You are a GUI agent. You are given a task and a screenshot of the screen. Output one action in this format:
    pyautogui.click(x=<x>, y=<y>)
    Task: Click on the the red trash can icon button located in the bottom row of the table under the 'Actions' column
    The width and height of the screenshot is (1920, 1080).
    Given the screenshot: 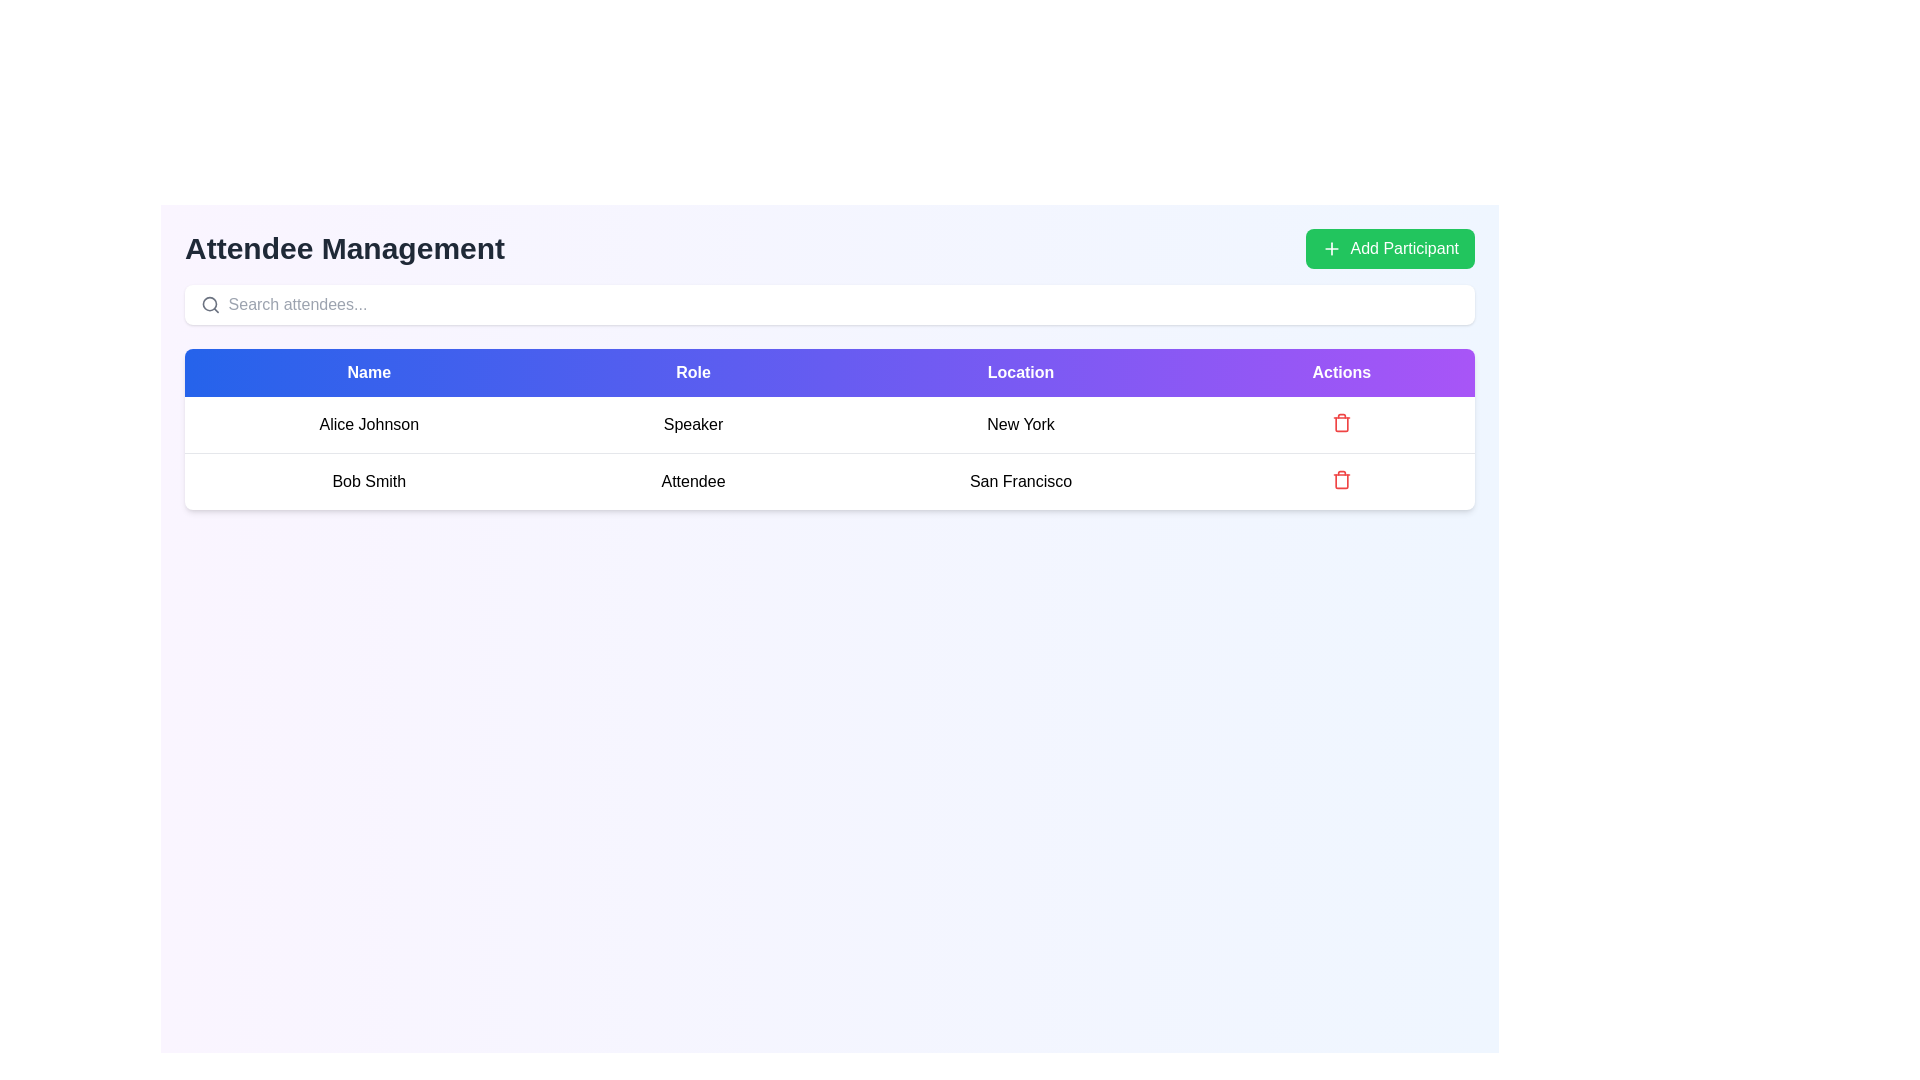 What is the action you would take?
    pyautogui.click(x=1341, y=422)
    